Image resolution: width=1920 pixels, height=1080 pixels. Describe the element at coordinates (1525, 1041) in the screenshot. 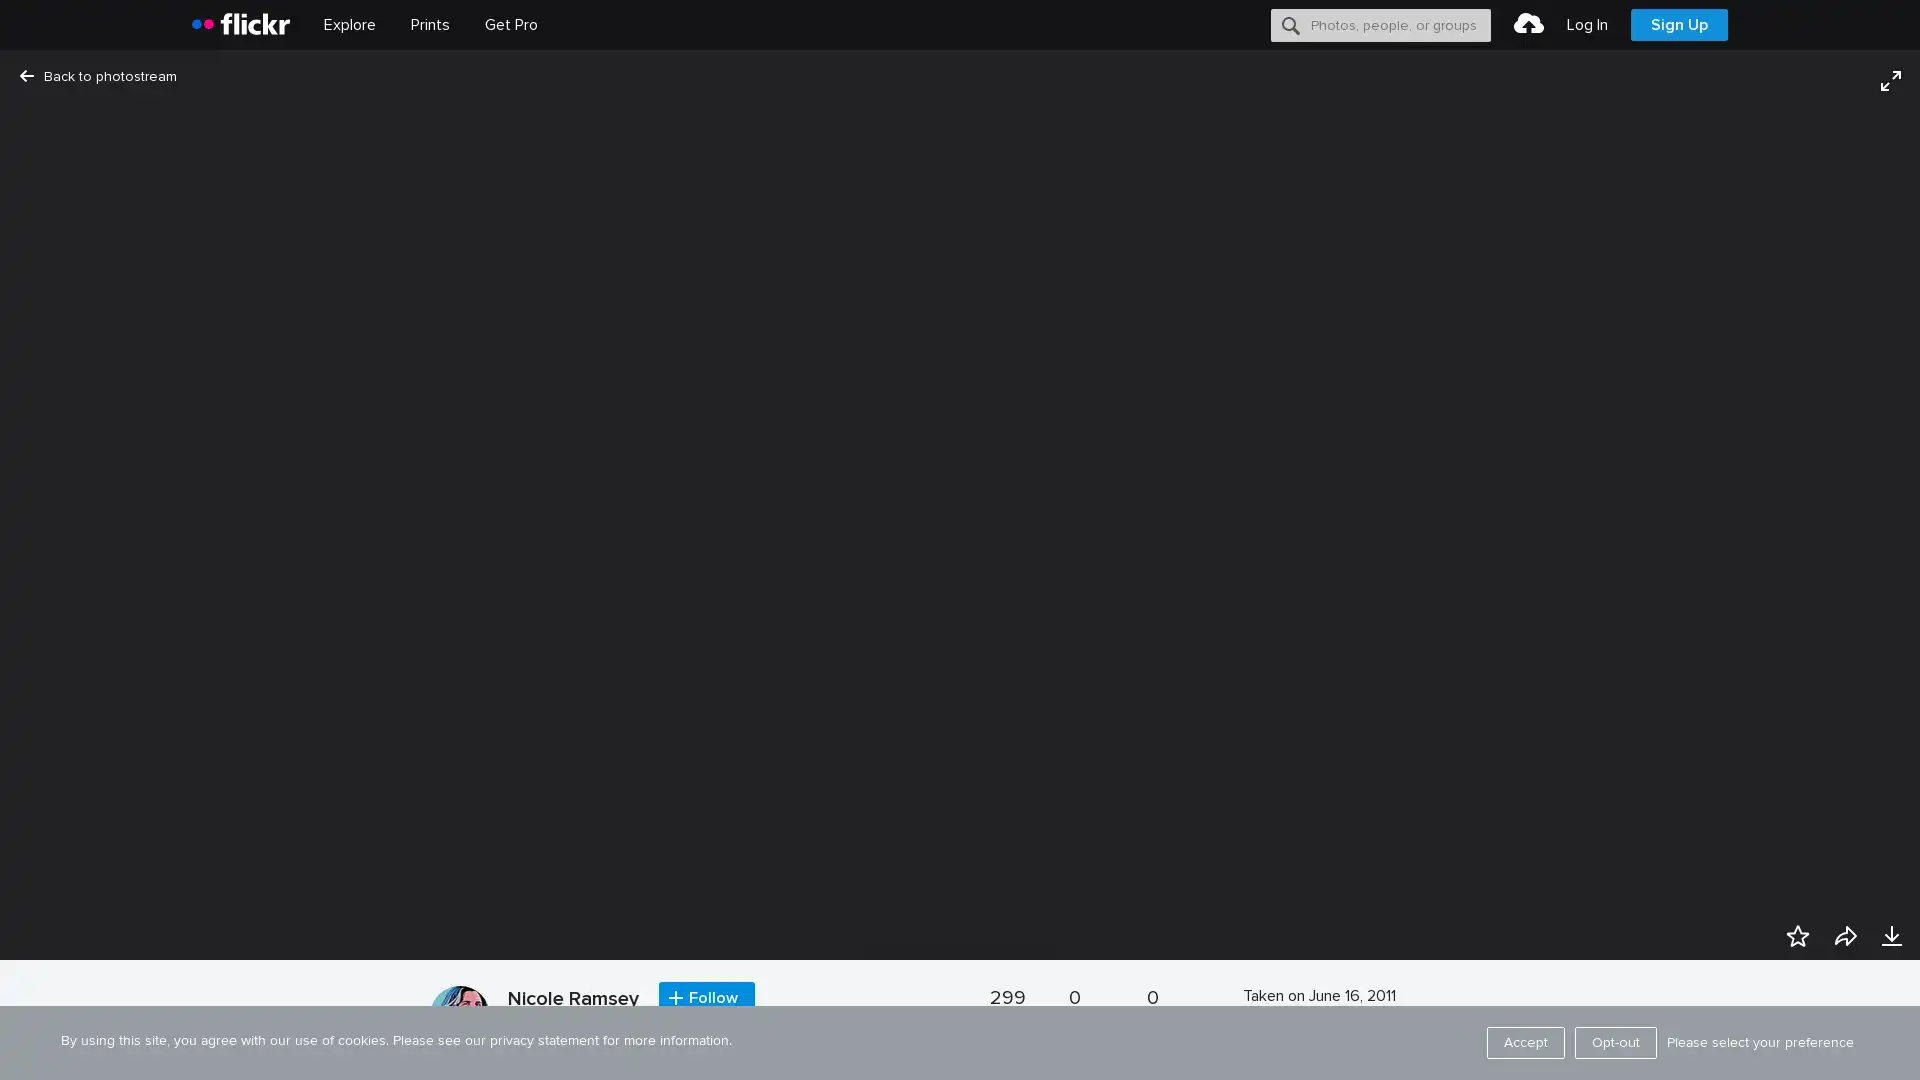

I see `Accept` at that location.